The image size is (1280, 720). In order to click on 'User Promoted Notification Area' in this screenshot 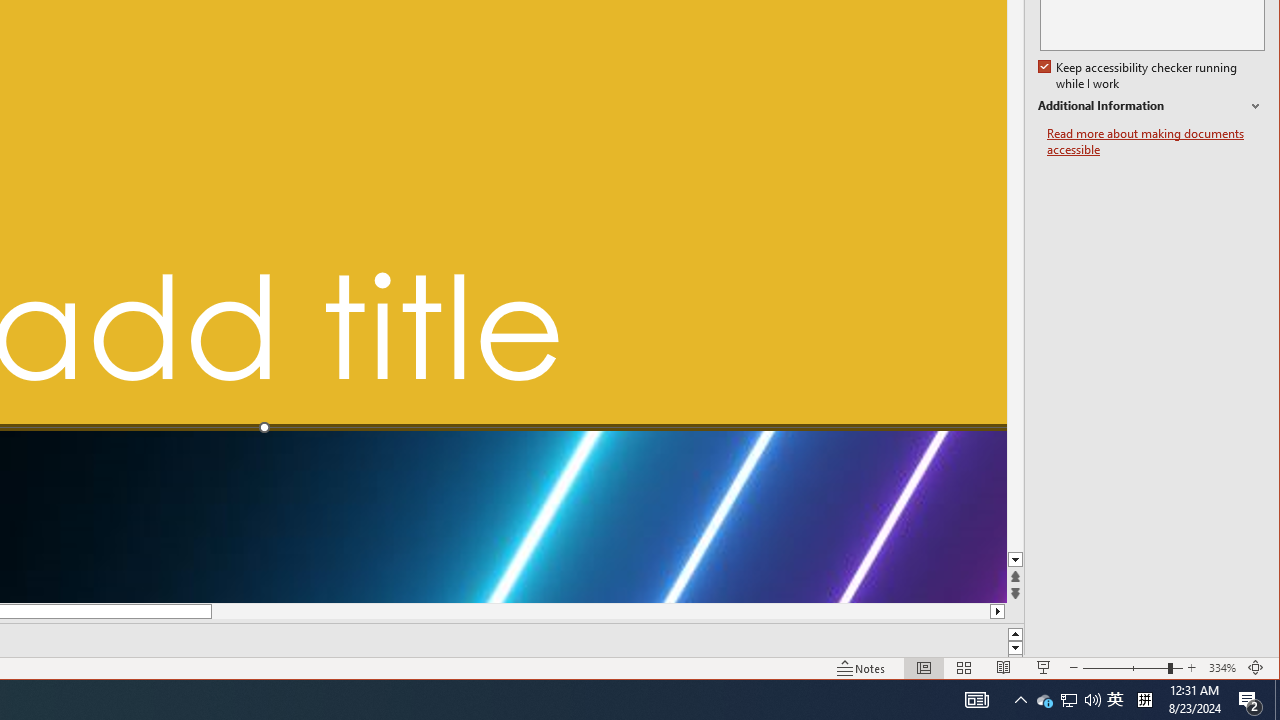, I will do `click(1067, 698)`.